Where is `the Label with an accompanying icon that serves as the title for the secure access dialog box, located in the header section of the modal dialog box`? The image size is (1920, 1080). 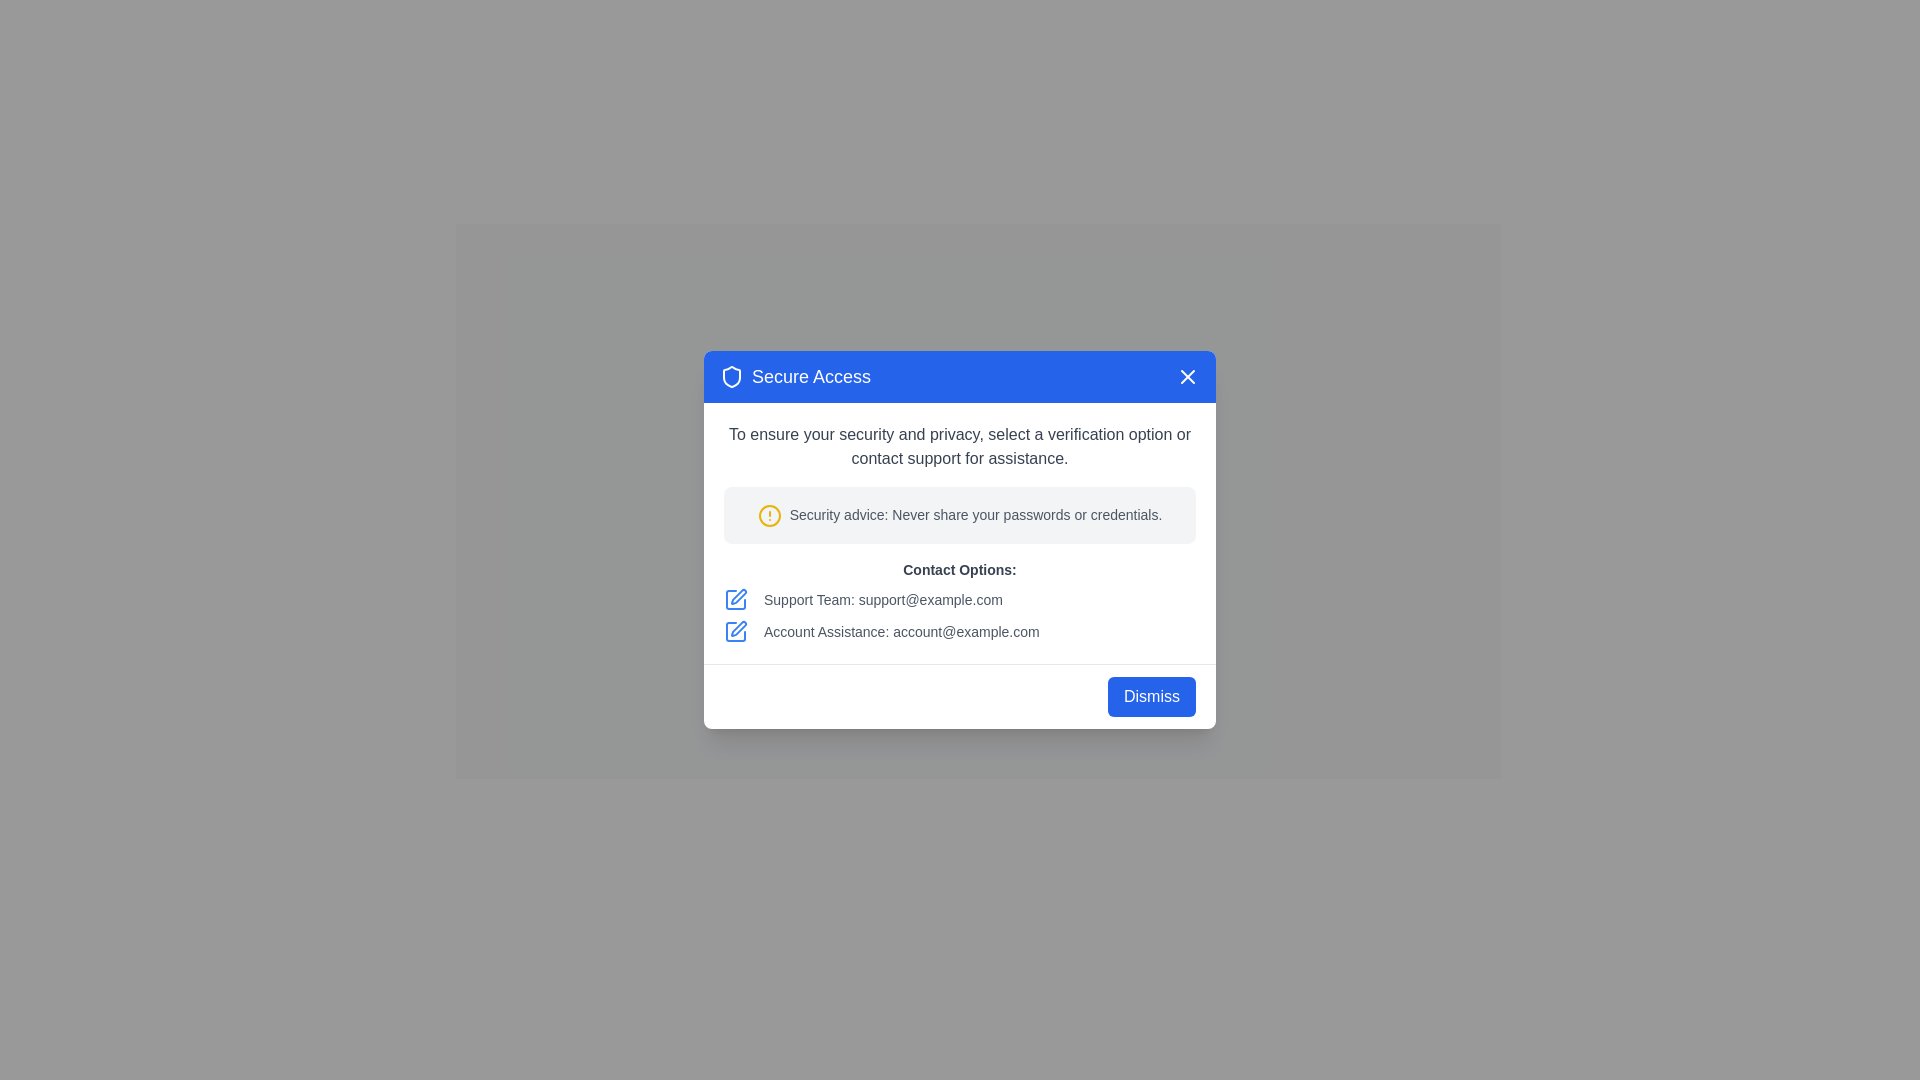 the Label with an accompanying icon that serves as the title for the secure access dialog box, located in the header section of the modal dialog box is located at coordinates (794, 377).